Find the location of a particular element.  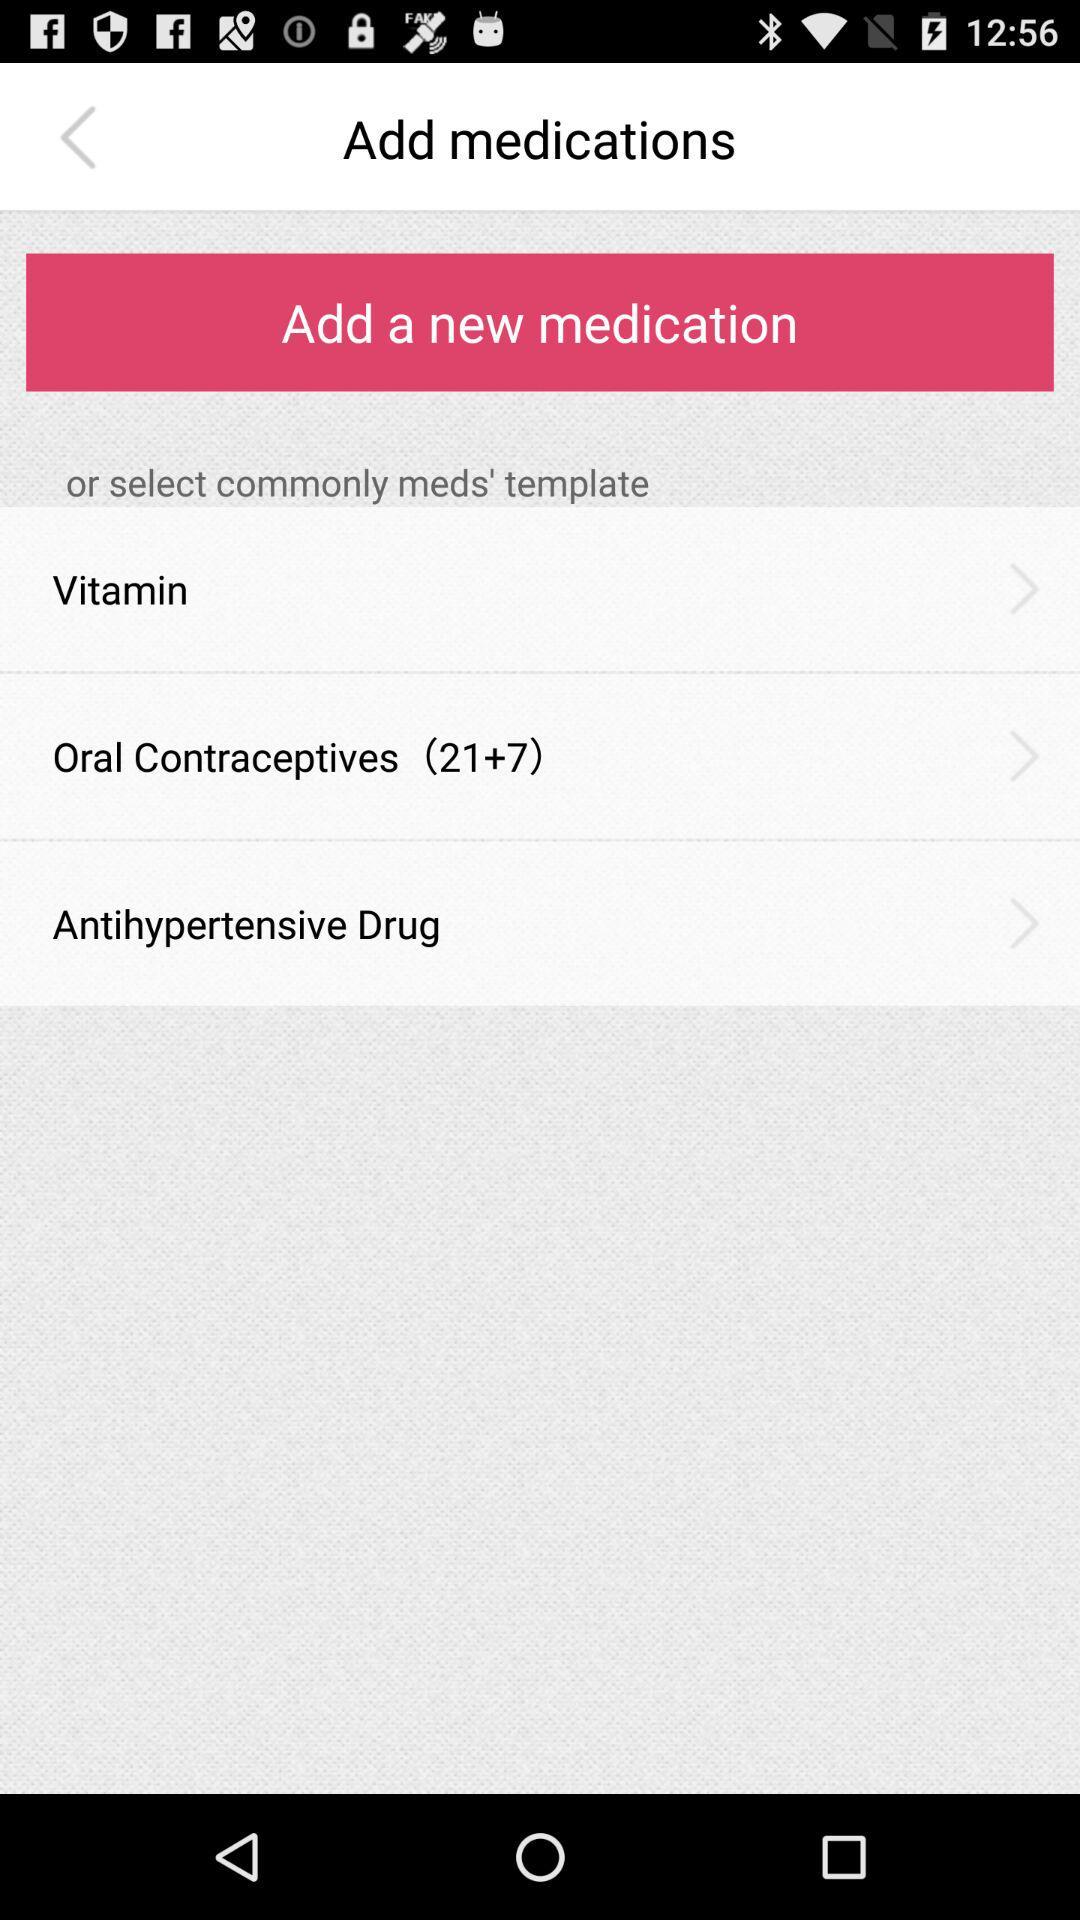

the oral contraceptives 21 is located at coordinates (310, 755).